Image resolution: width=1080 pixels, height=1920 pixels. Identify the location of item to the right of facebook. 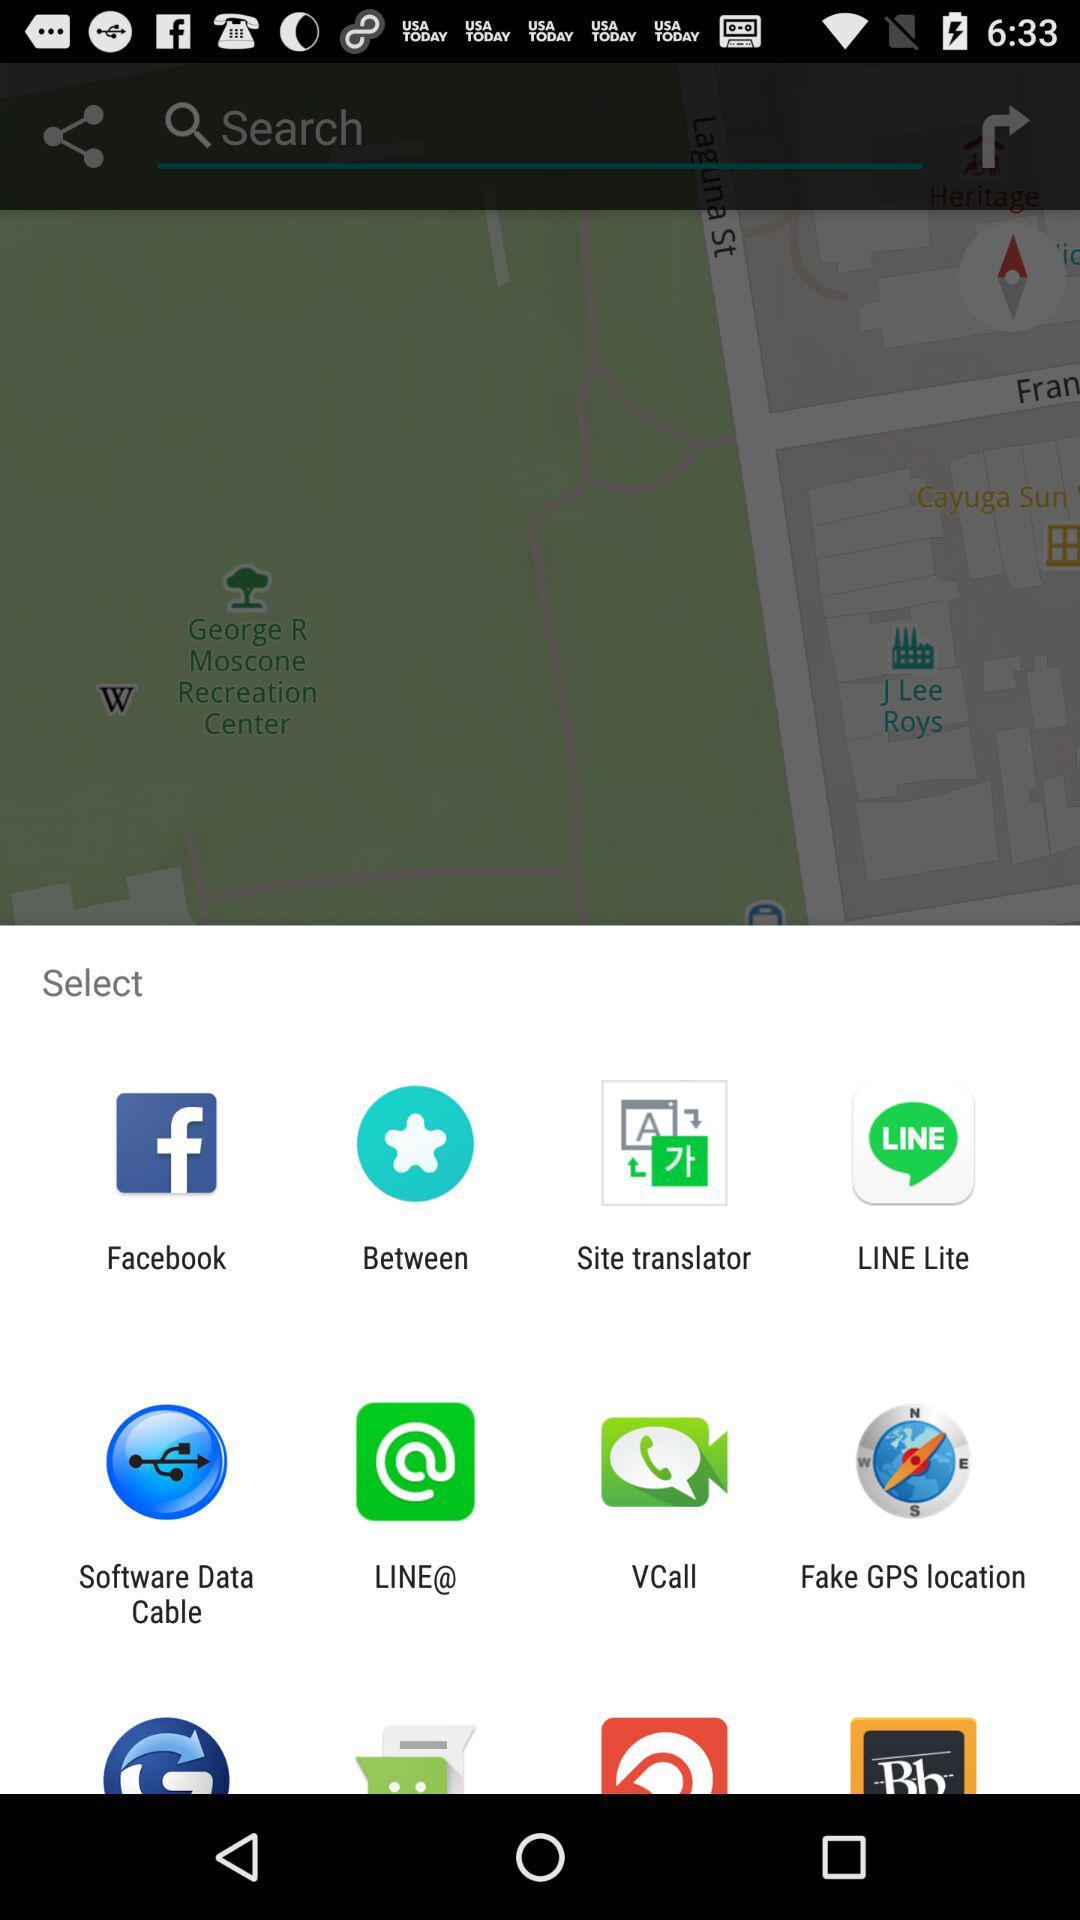
(414, 1274).